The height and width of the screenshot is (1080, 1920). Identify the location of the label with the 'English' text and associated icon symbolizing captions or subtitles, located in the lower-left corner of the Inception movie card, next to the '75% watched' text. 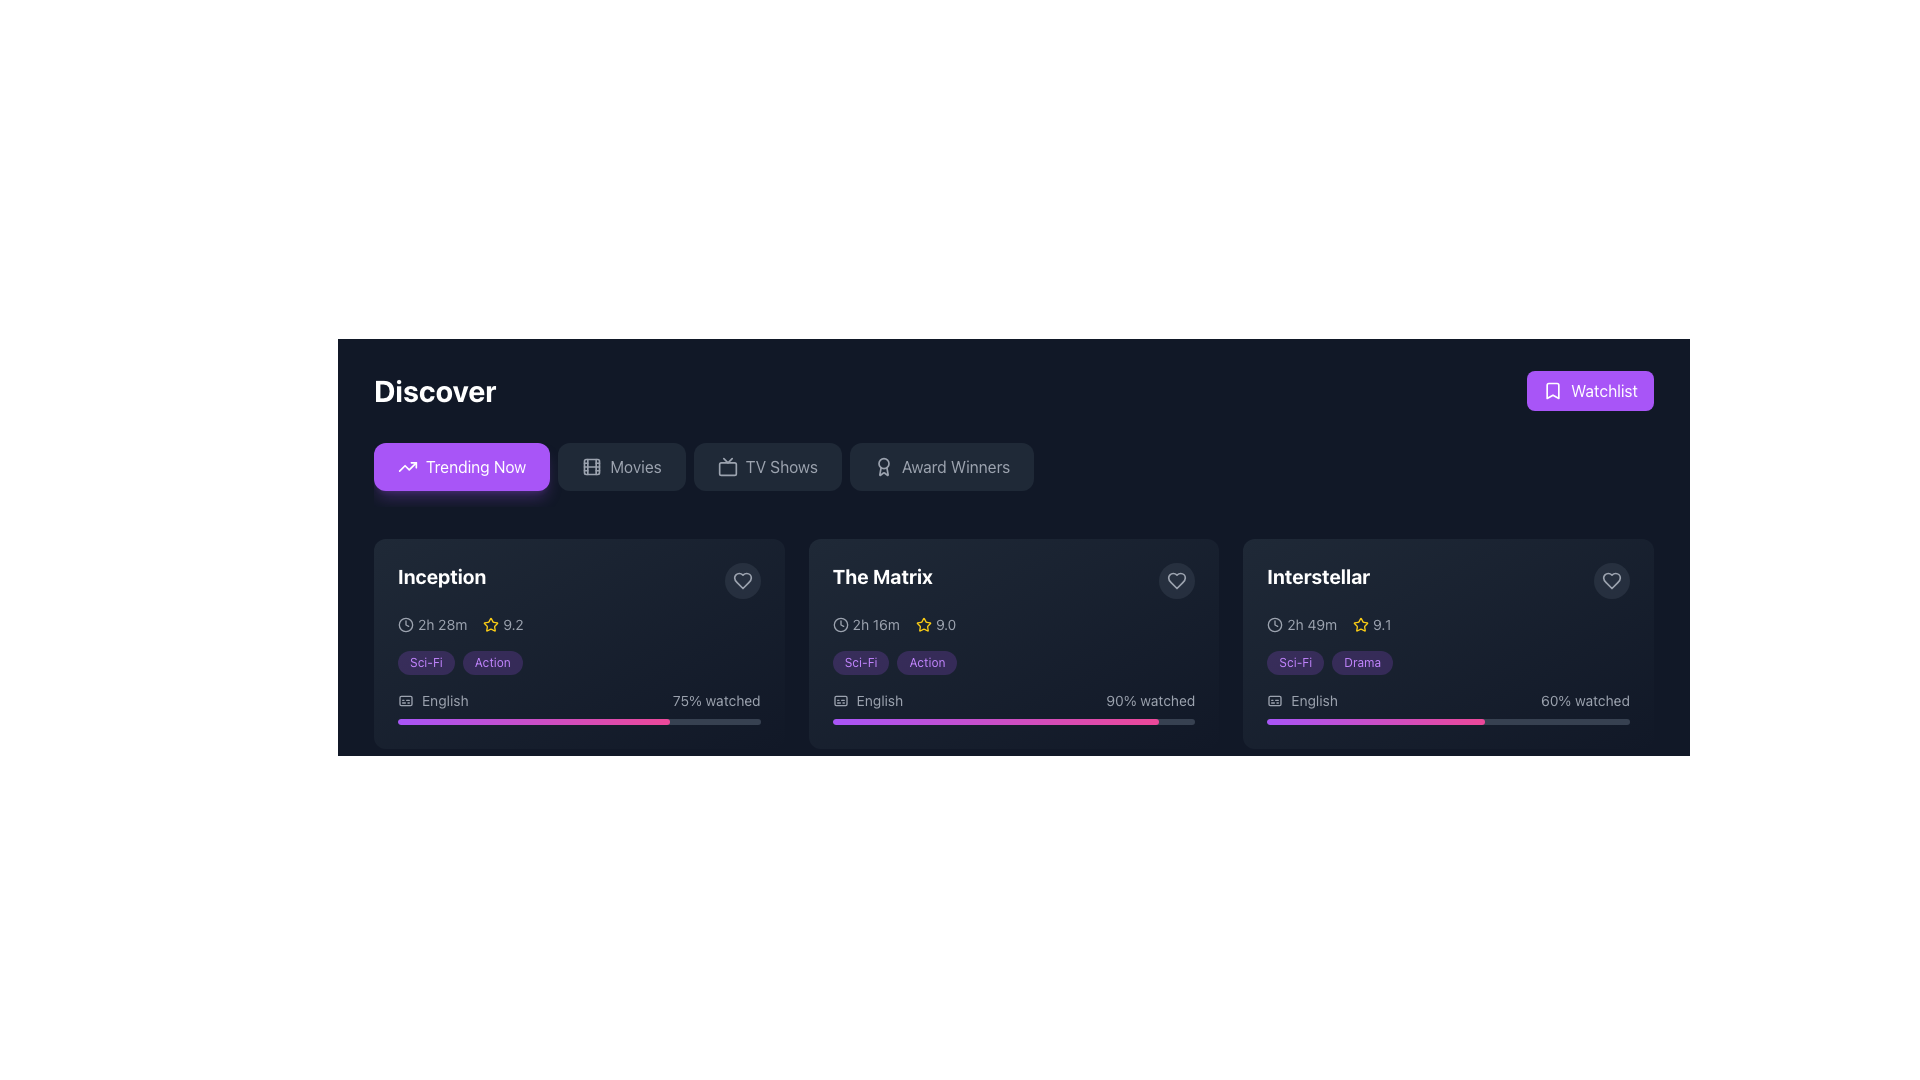
(432, 700).